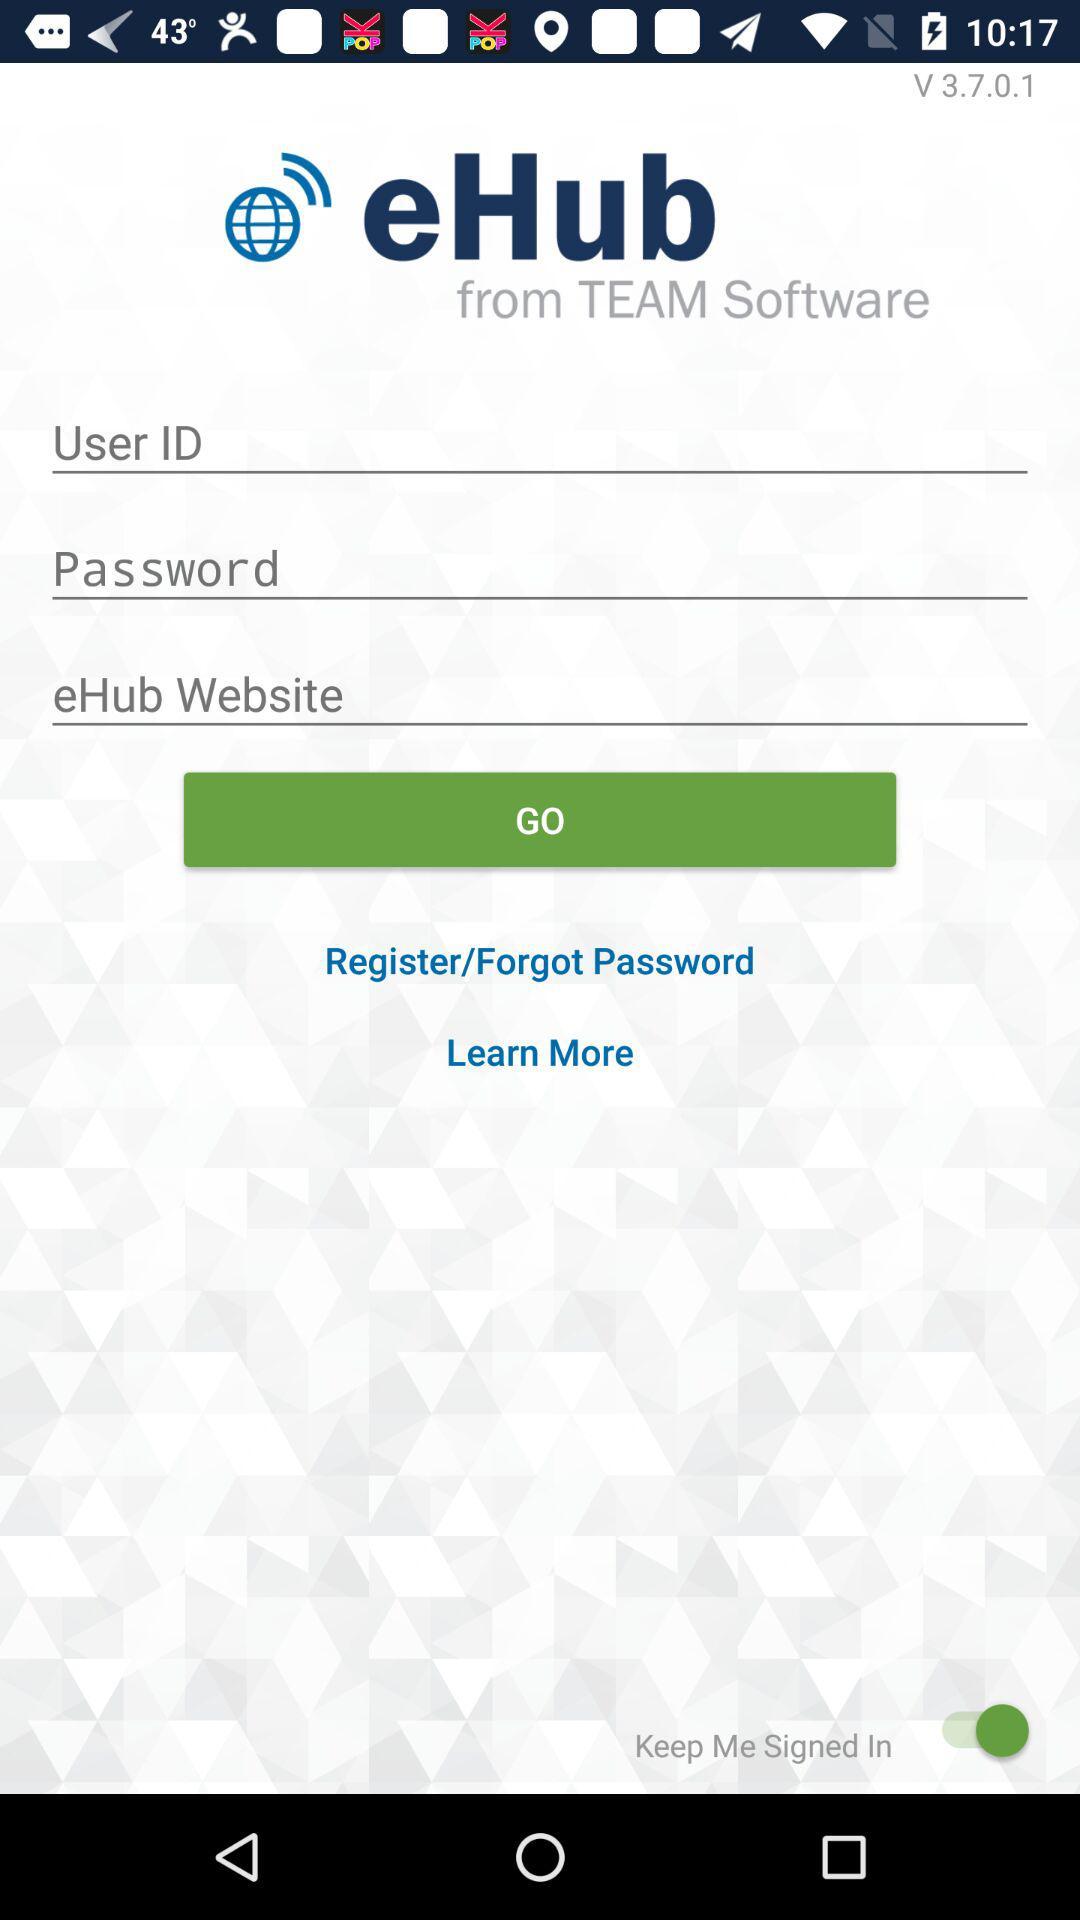  I want to click on user id, so click(540, 430).